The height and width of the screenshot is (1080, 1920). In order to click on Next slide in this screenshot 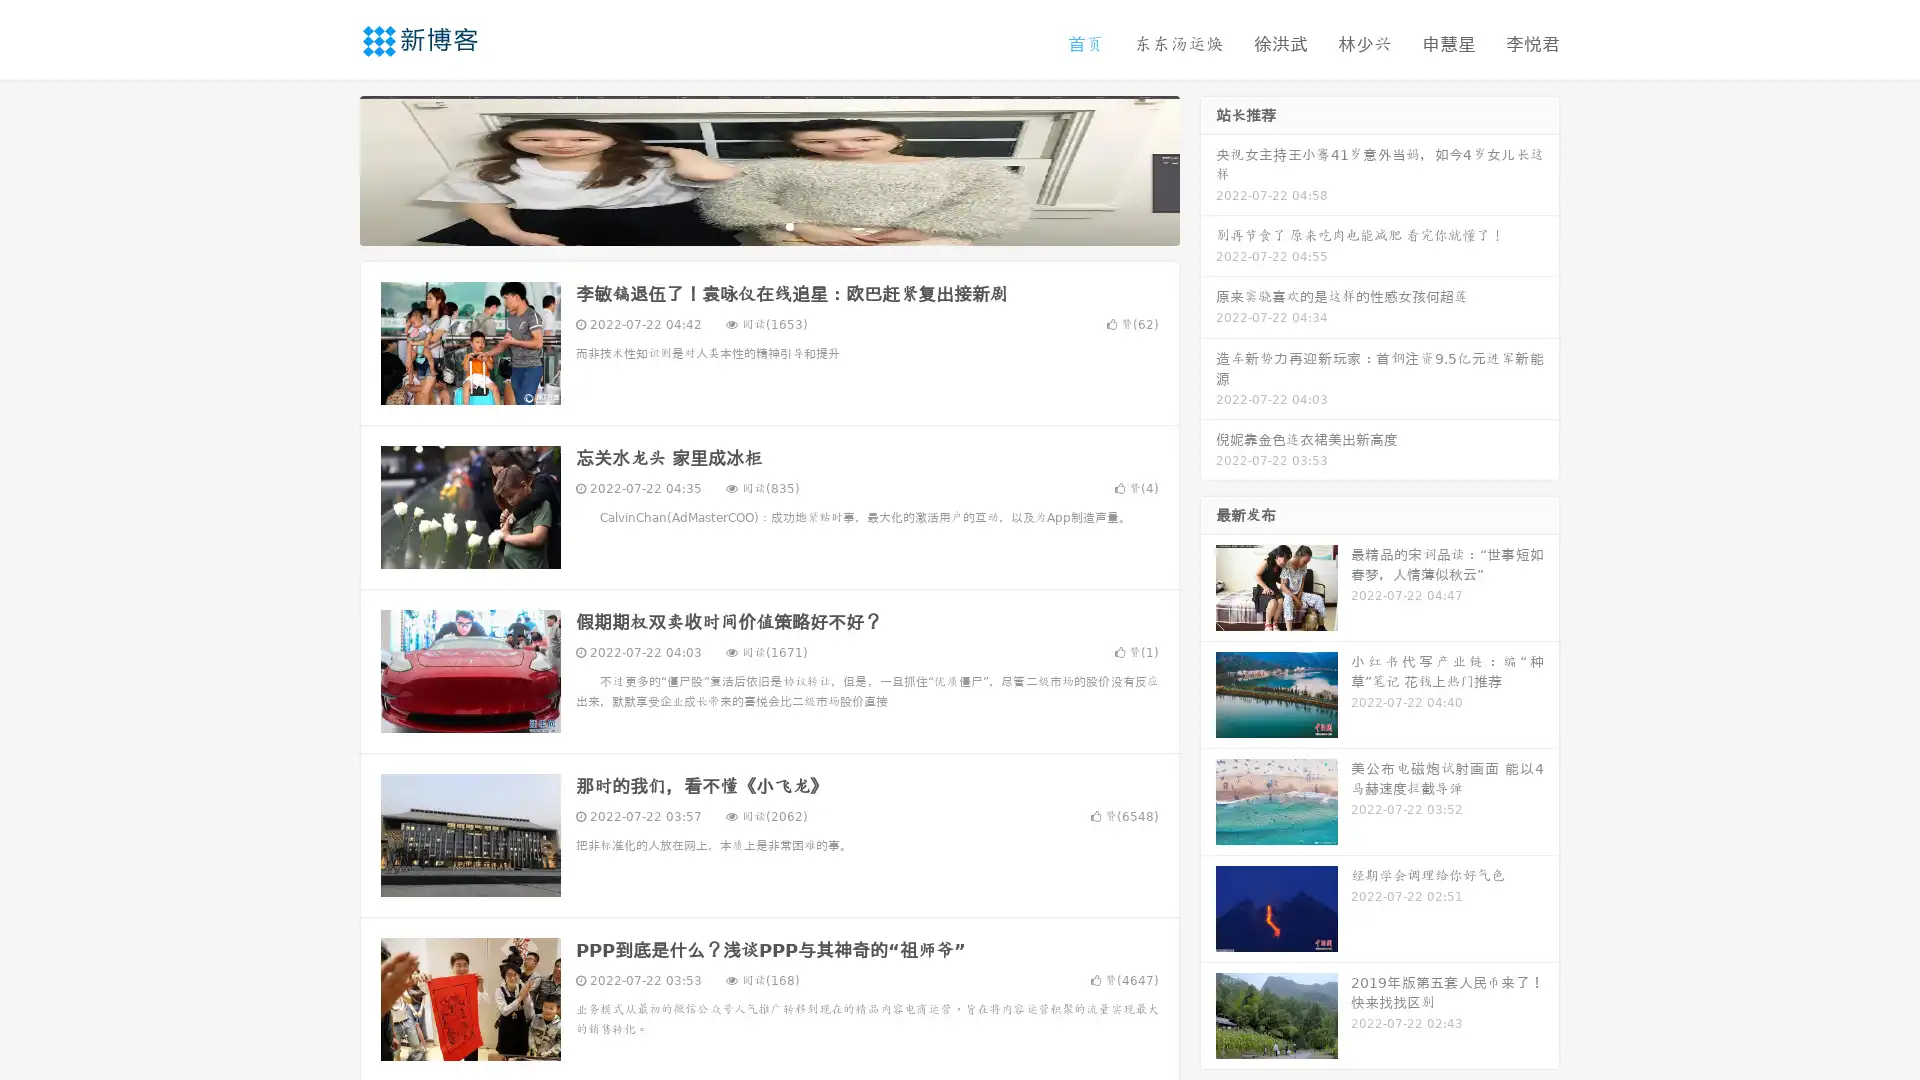, I will do `click(1208, 168)`.